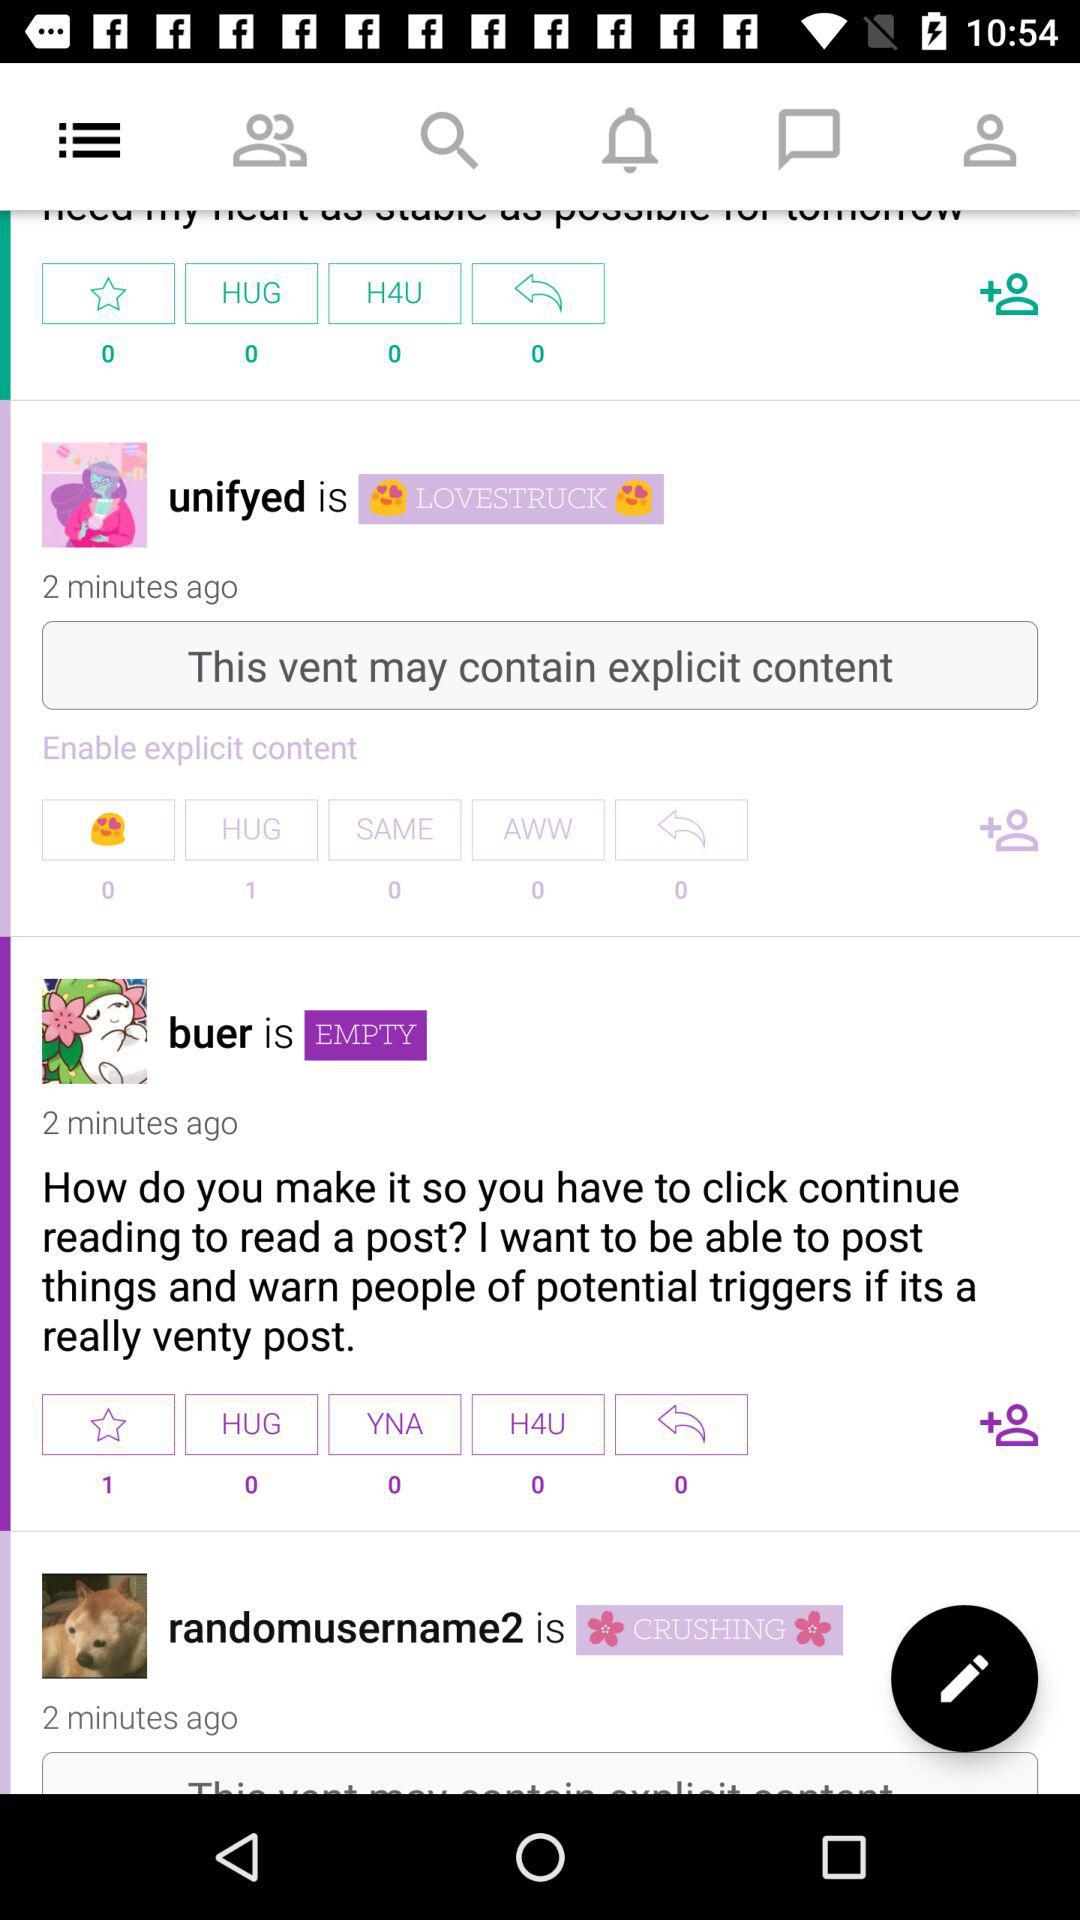 This screenshot has width=1080, height=1920. Describe the element at coordinates (365, 1035) in the screenshot. I see `icon to the right of is icon` at that location.